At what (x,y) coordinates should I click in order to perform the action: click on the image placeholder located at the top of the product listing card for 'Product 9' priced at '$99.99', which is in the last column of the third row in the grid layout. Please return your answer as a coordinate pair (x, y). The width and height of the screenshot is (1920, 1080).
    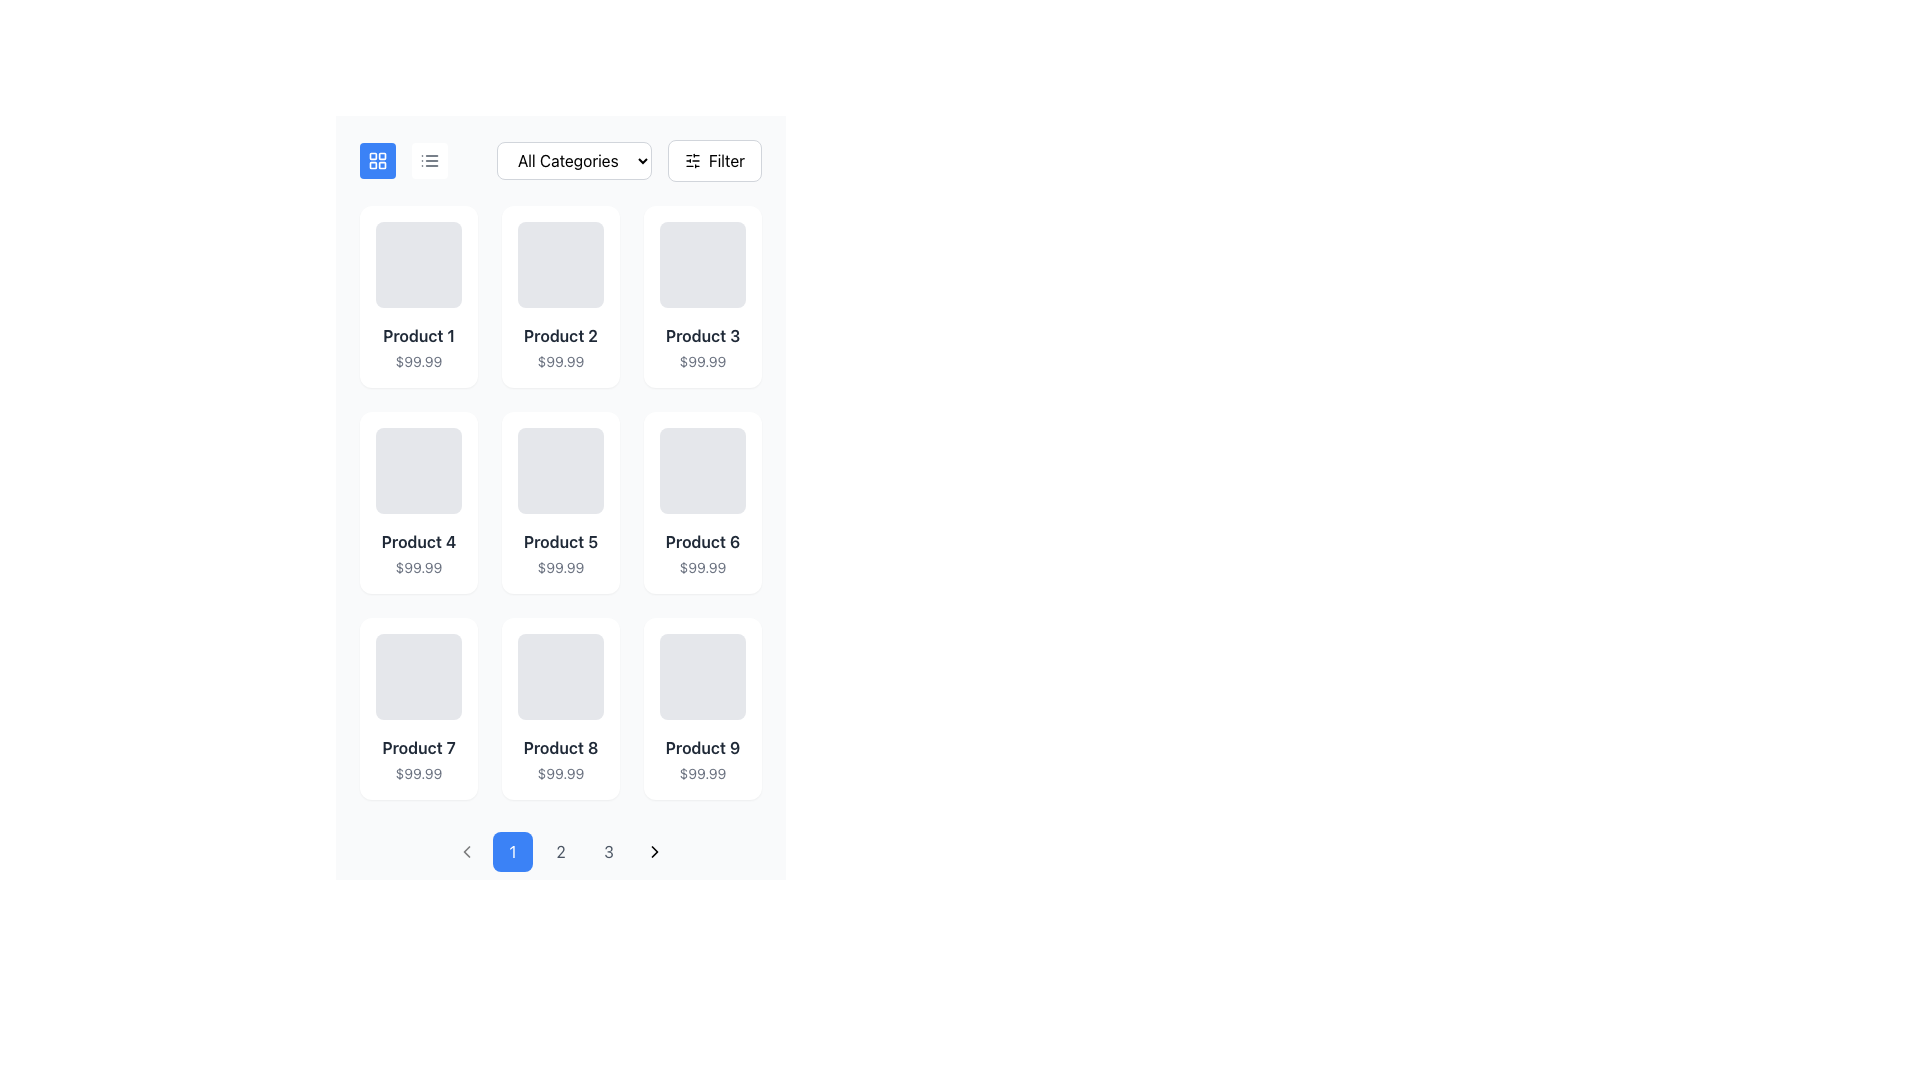
    Looking at the image, I should click on (702, 676).